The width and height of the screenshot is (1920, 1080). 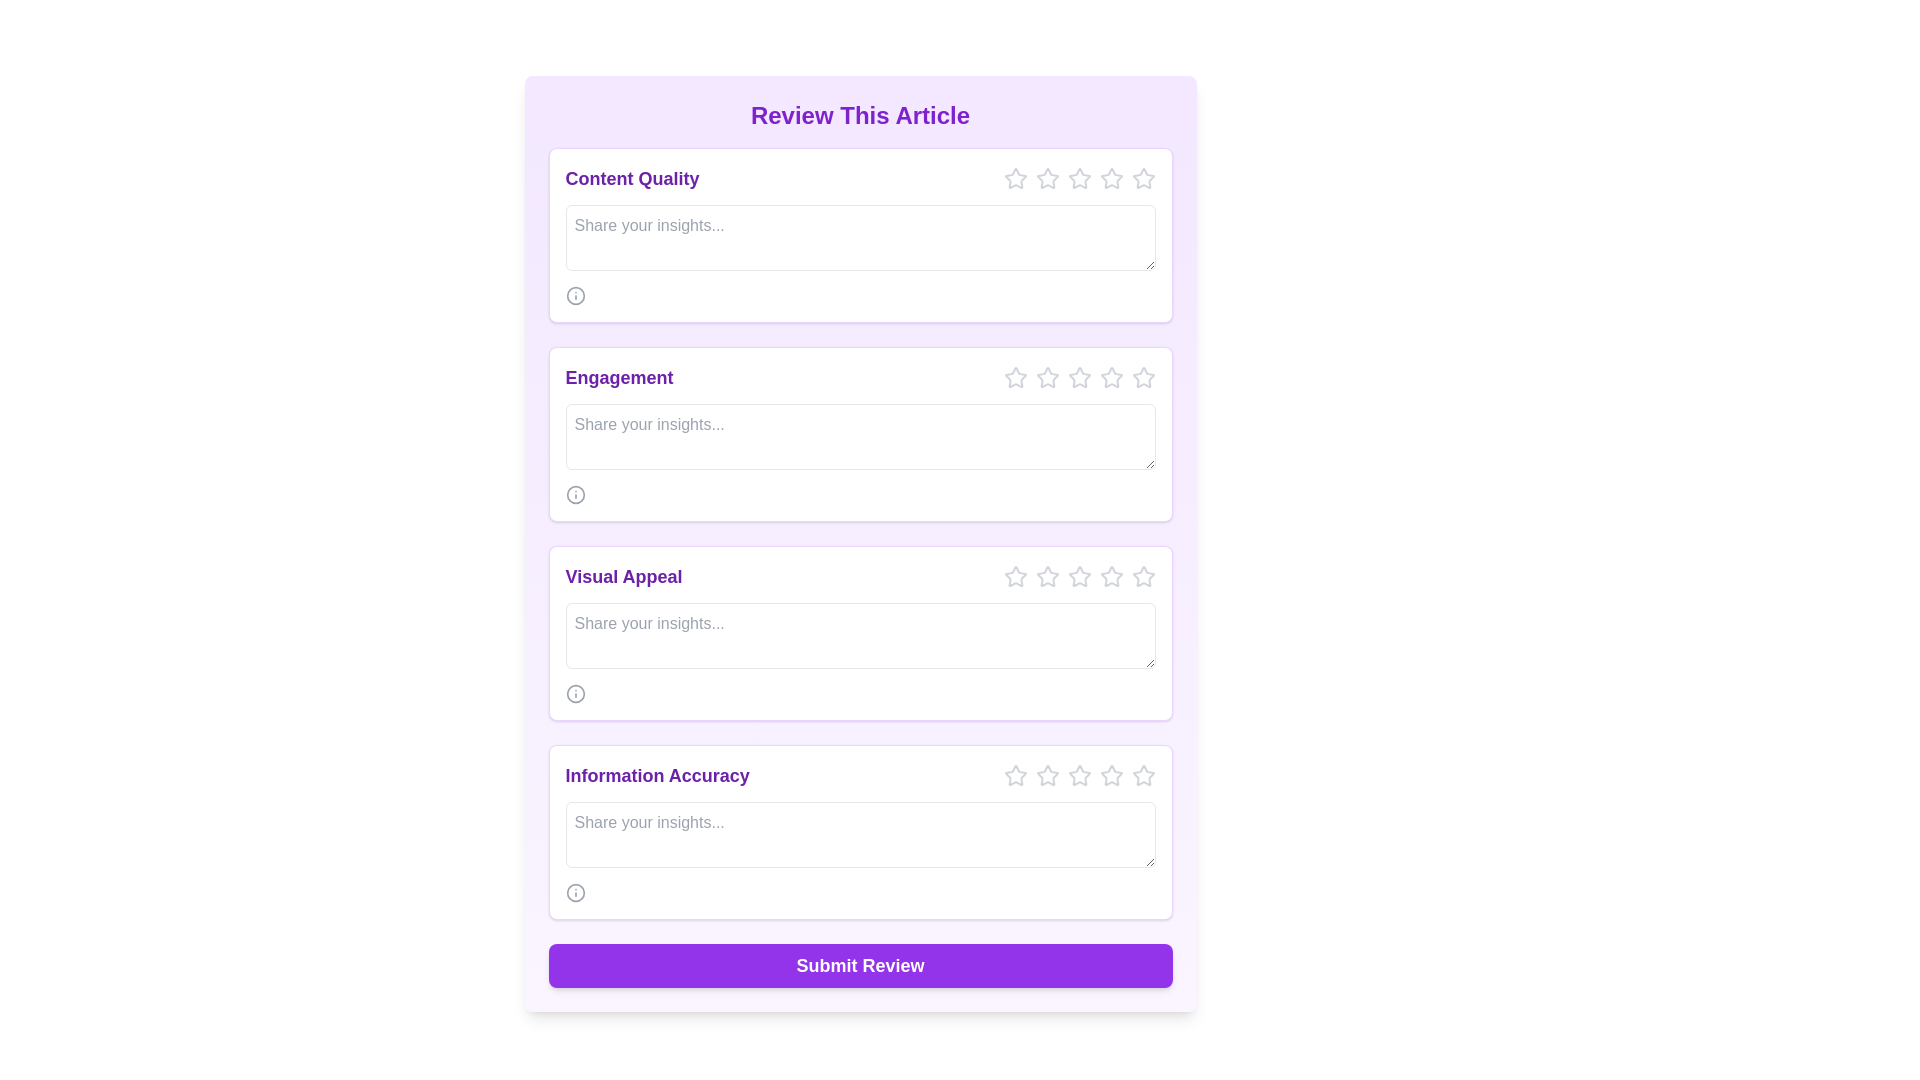 I want to click on the fifth star icon in the sequence of rating stars within the 'Visual Appeal' section to set the rating, so click(x=1143, y=577).